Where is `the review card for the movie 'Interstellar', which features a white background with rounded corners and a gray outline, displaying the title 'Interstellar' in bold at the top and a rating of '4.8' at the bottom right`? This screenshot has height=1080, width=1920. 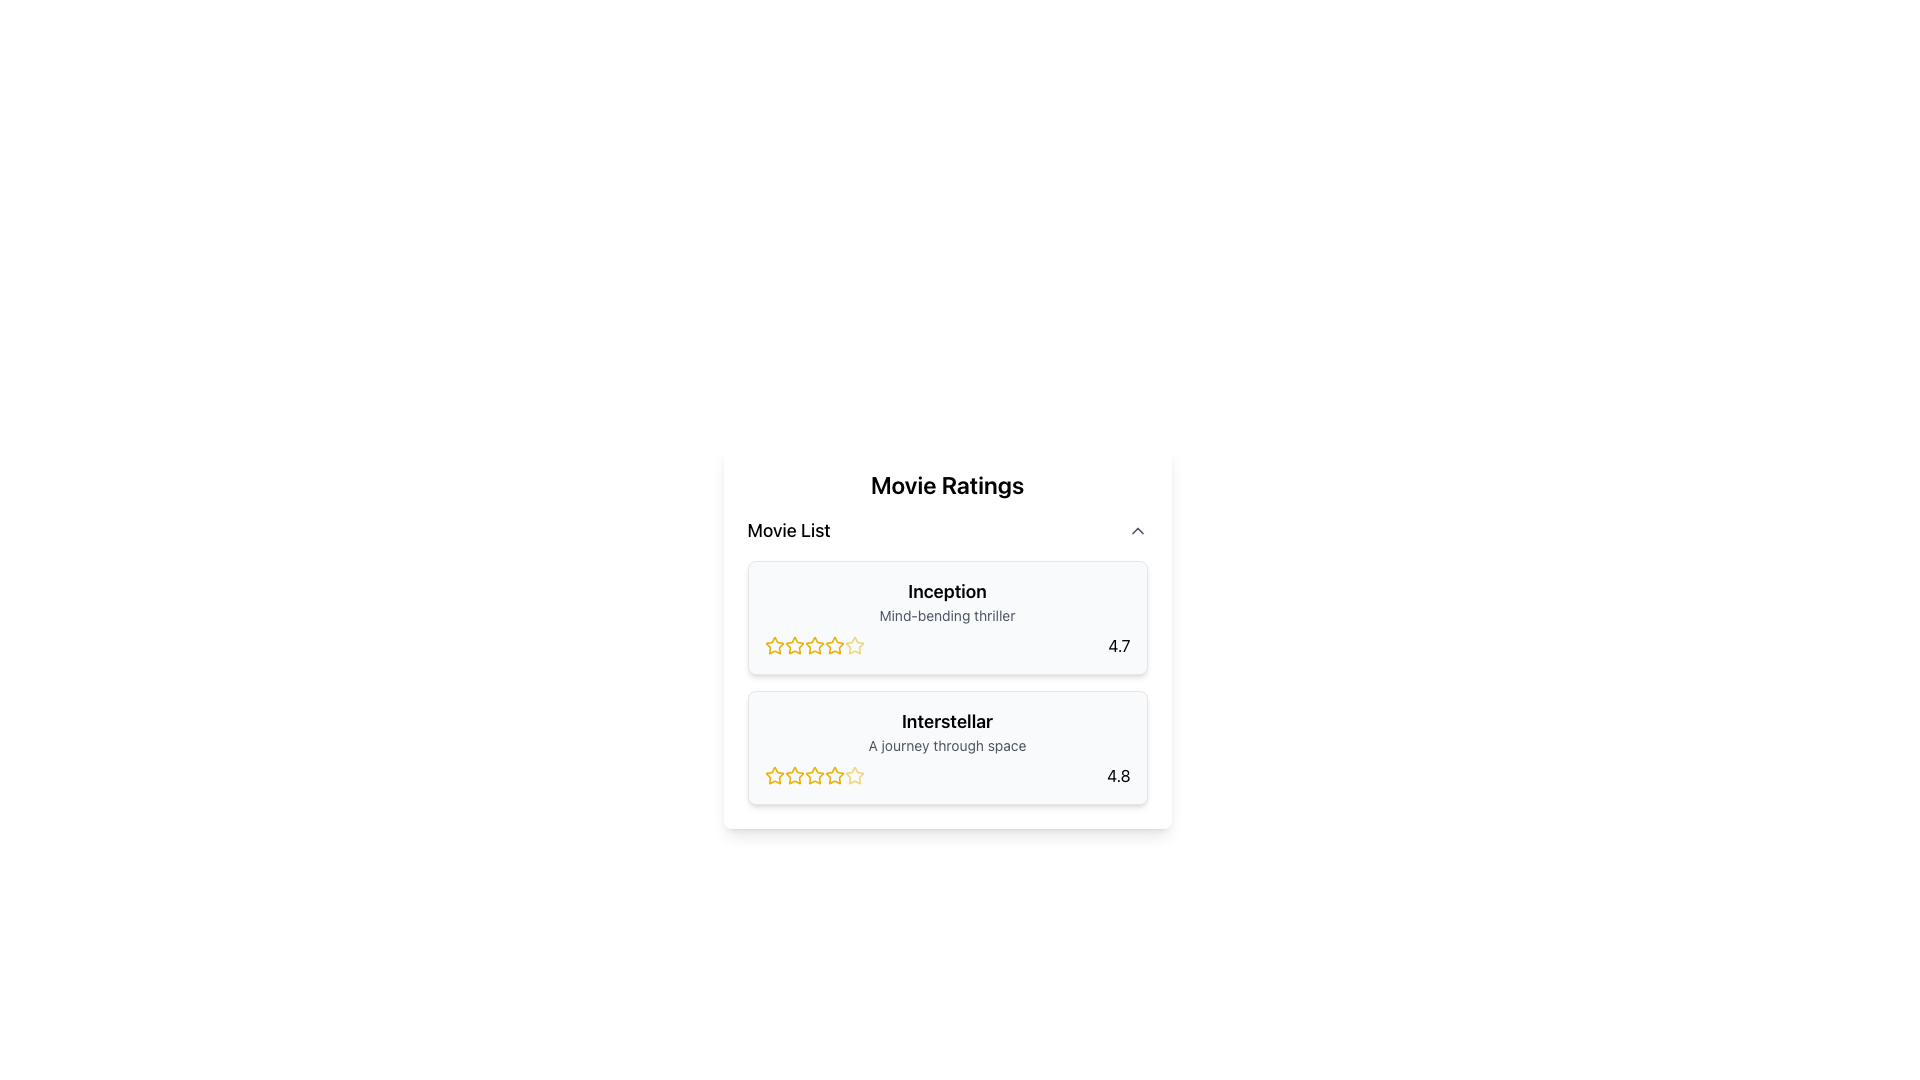
the review card for the movie 'Interstellar', which features a white background with rounded corners and a gray outline, displaying the title 'Interstellar' in bold at the top and a rating of '4.8' at the bottom right is located at coordinates (946, 748).